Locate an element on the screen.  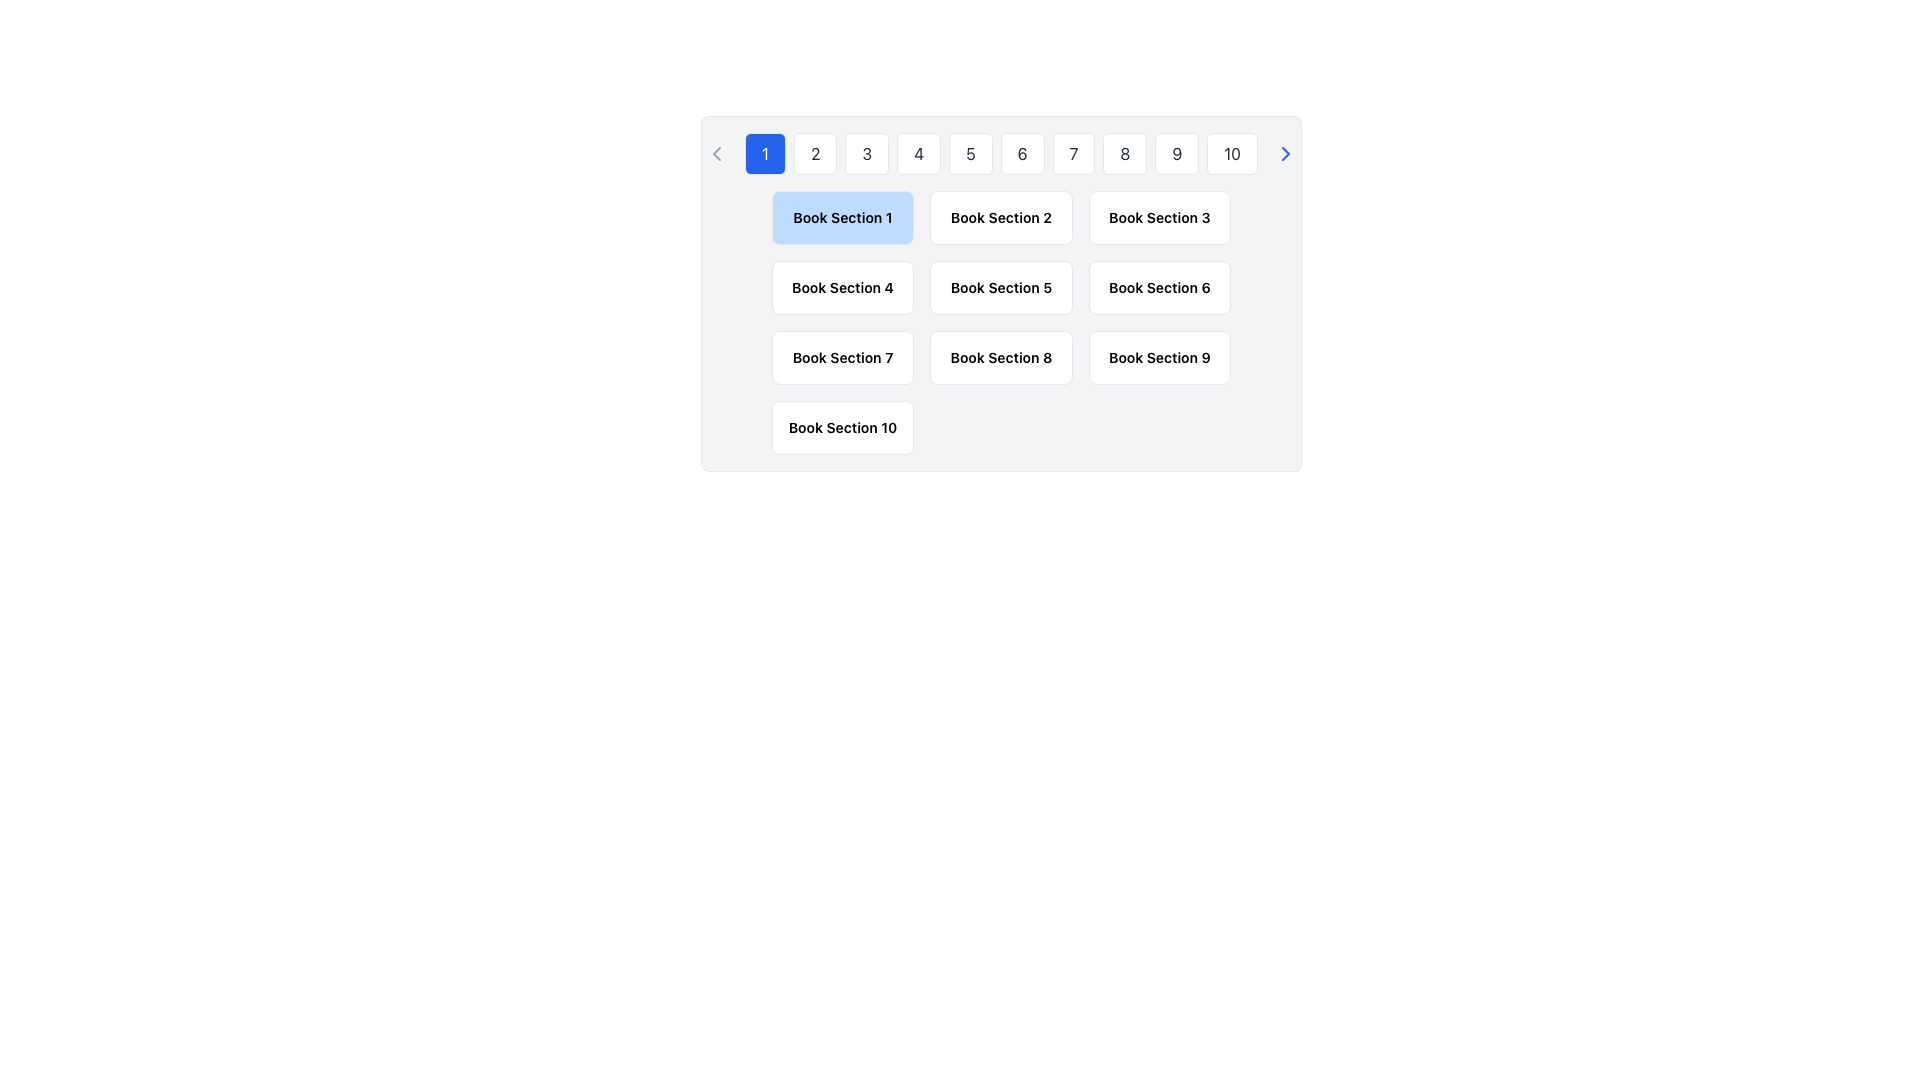
the button labeled 'Book Section 5', which has a white background and black border is located at coordinates (1001, 288).